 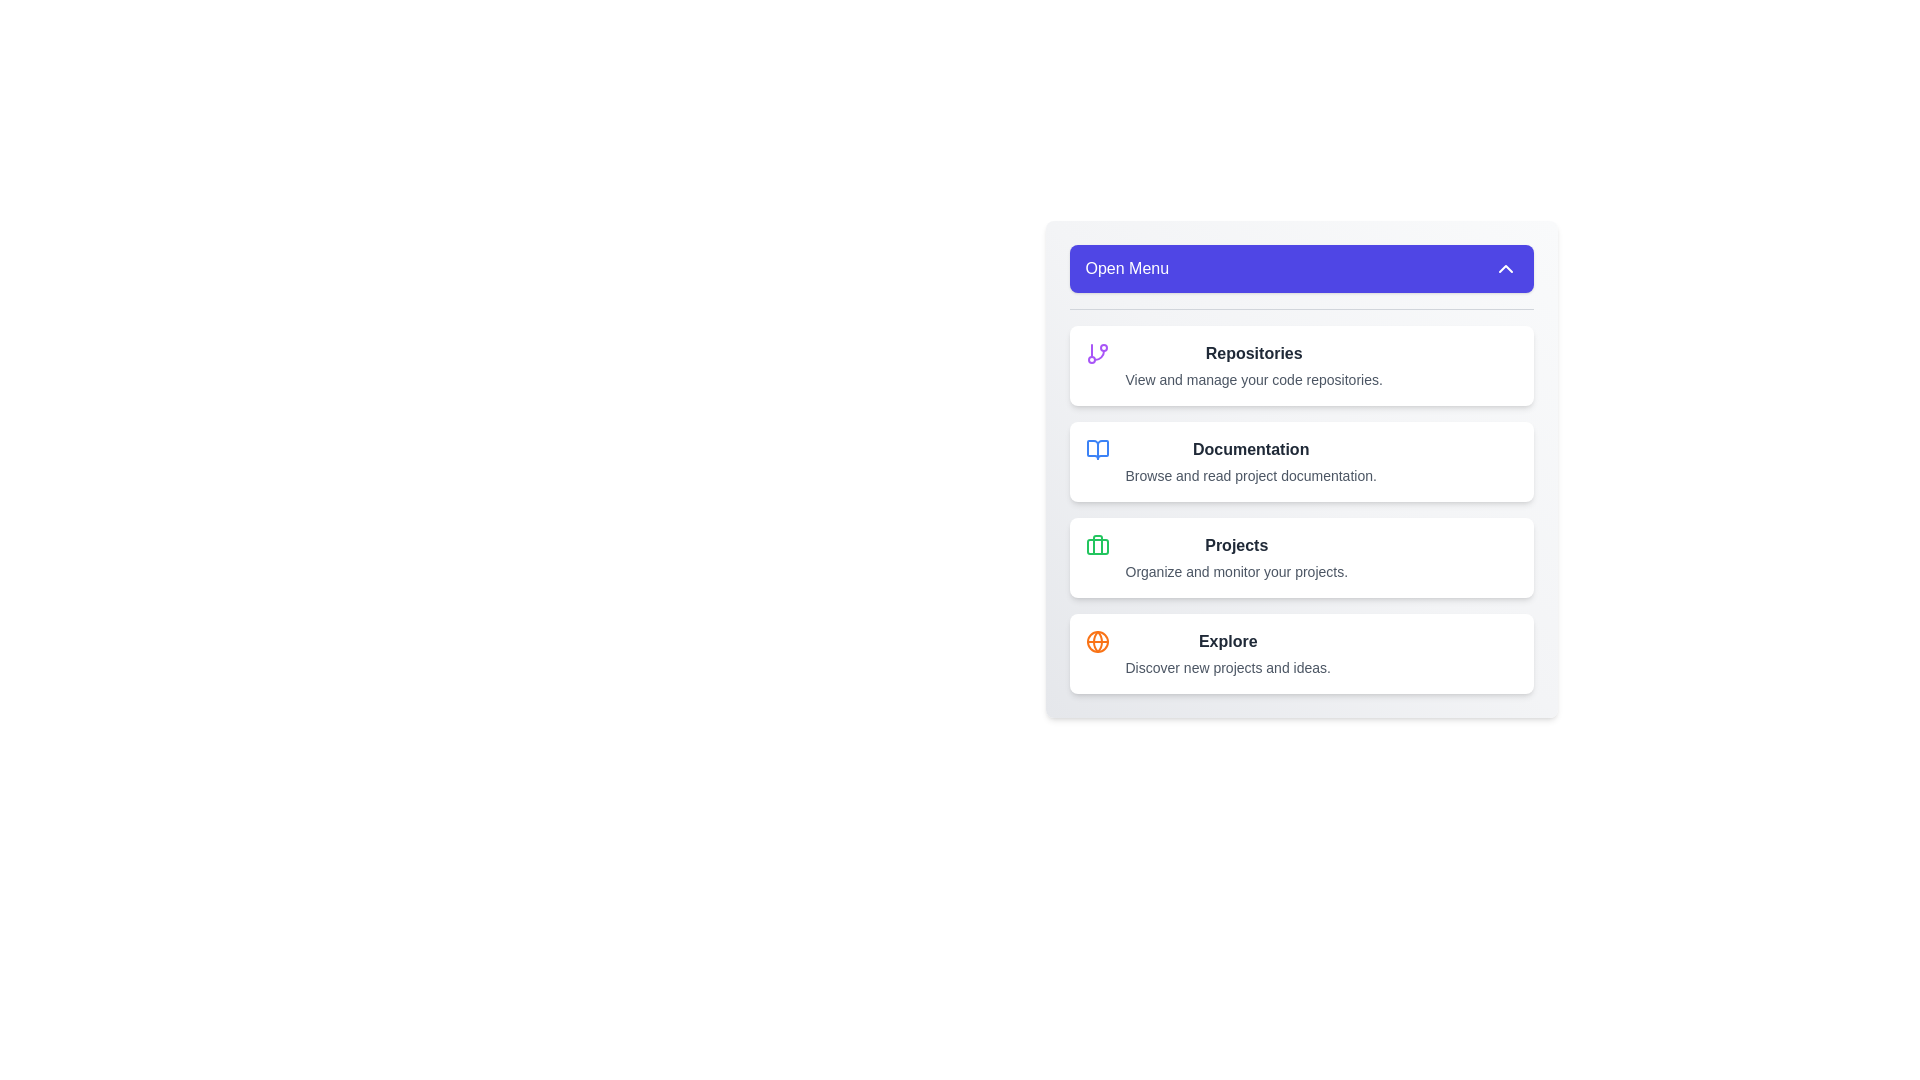 What do you see at coordinates (1227, 667) in the screenshot?
I see `the text label that contains the description 'Discover new projects and ideas.' located below the title 'Explore' in the bottom-right portion of the menu panel` at bounding box center [1227, 667].